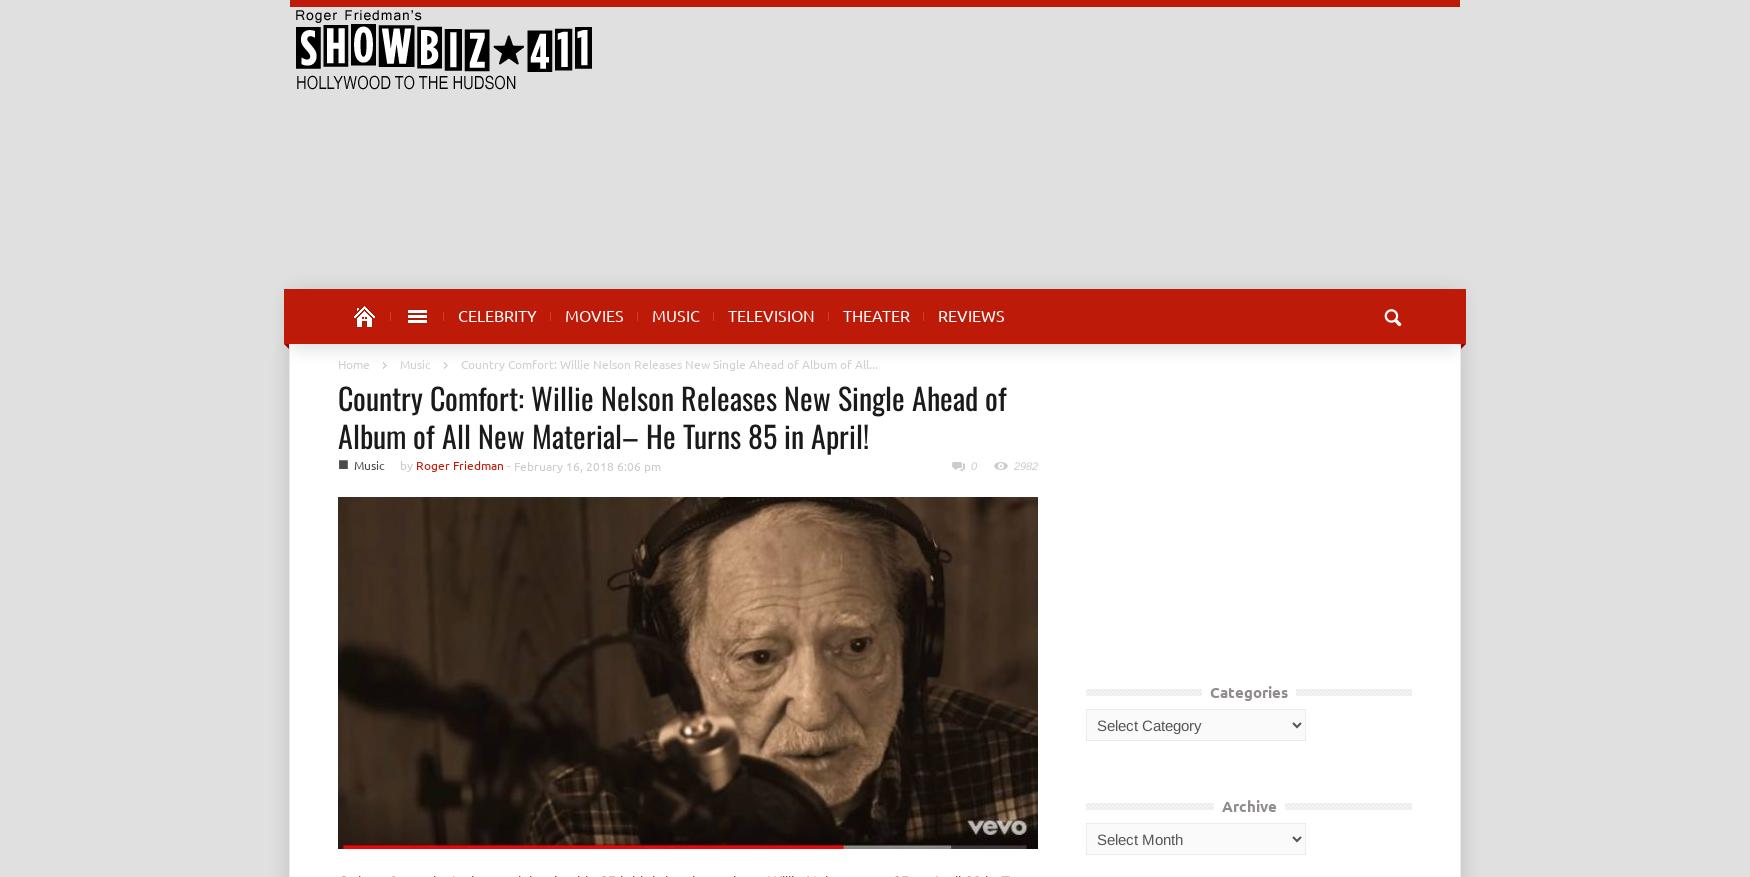  What do you see at coordinates (354, 364) in the screenshot?
I see `'Home'` at bounding box center [354, 364].